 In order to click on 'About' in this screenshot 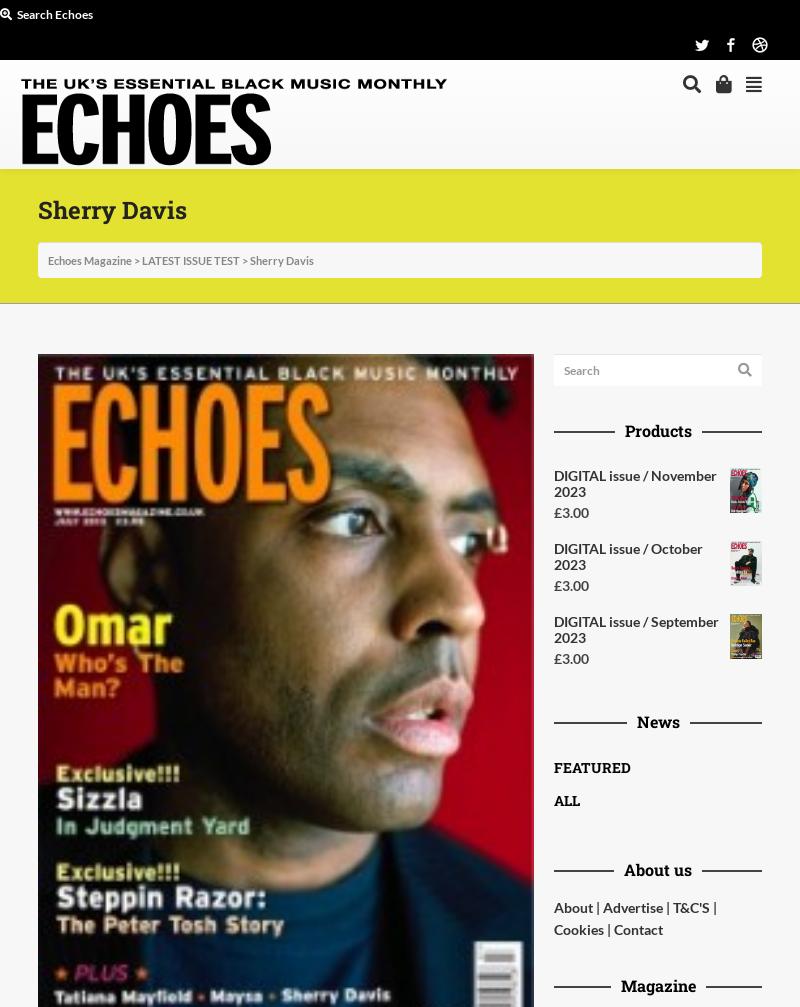, I will do `click(572, 906)`.